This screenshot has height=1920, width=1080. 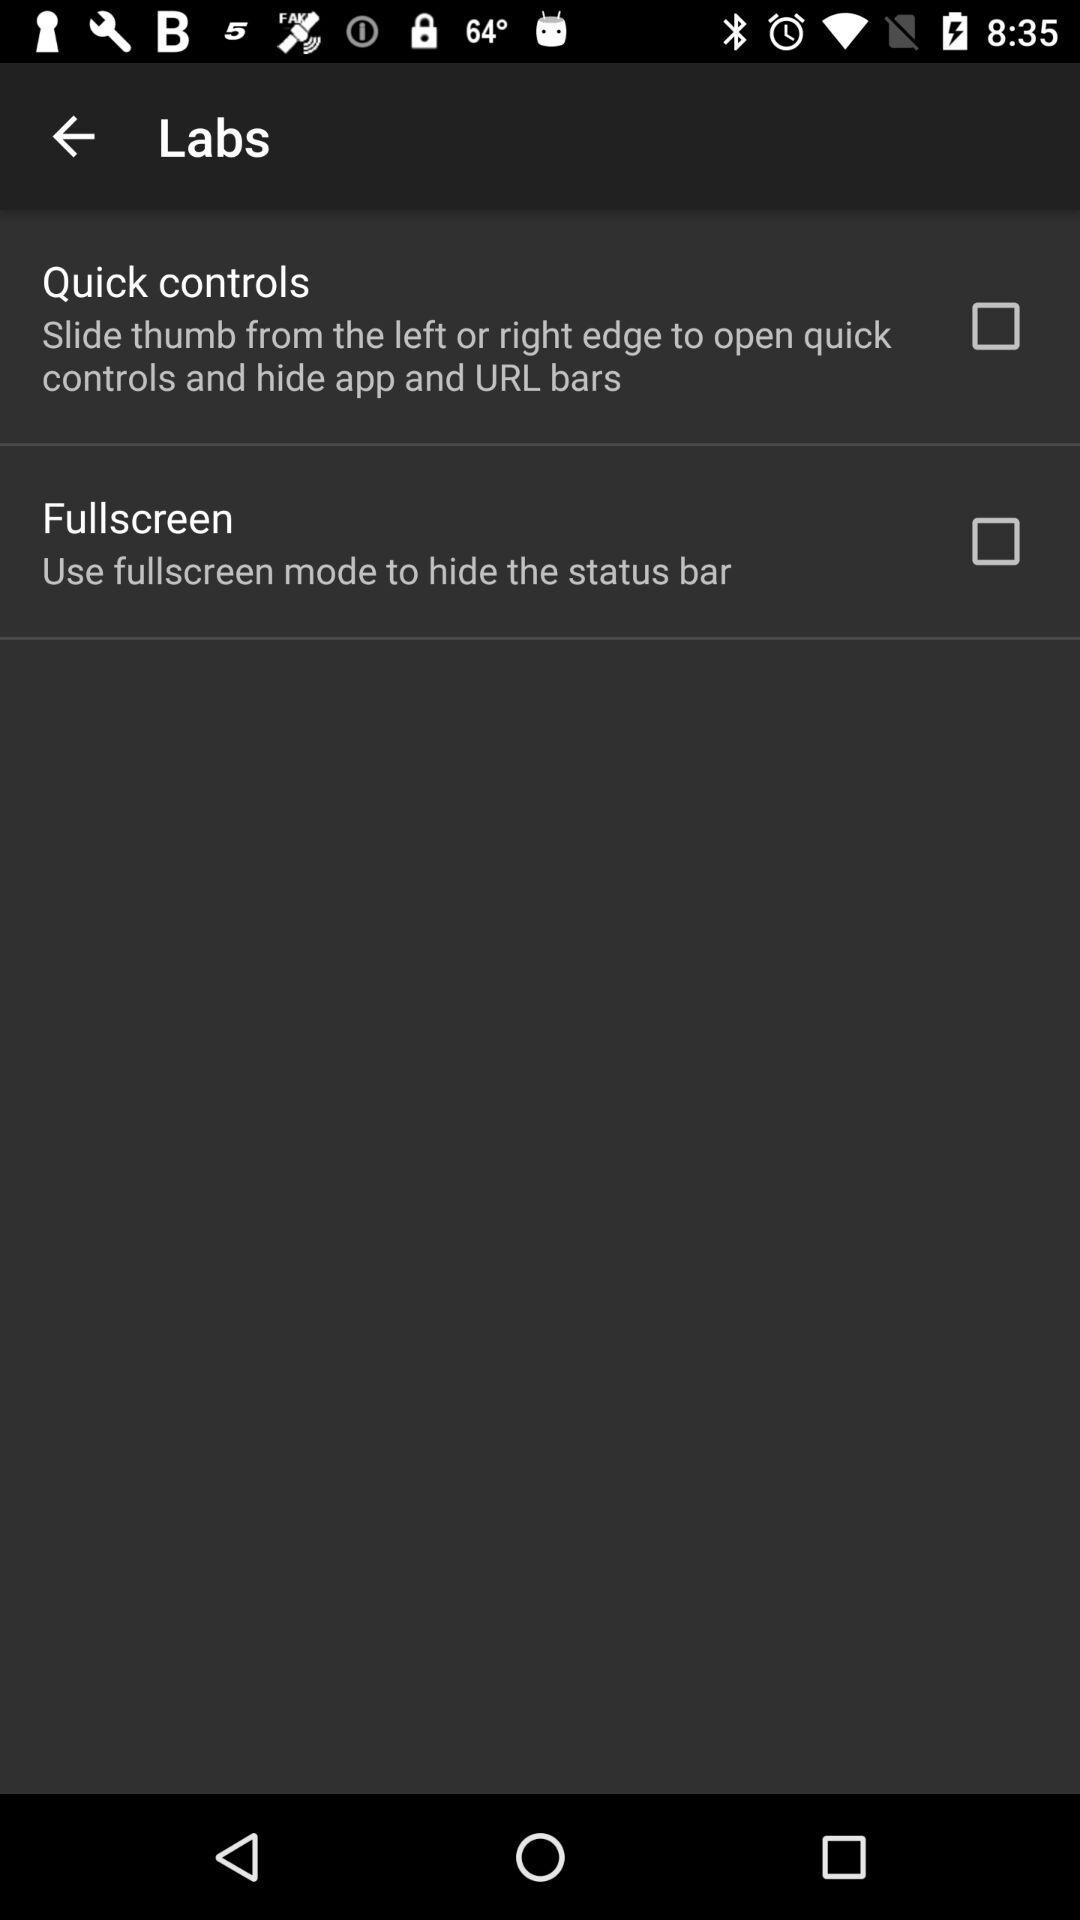 What do you see at coordinates (477, 355) in the screenshot?
I see `the slide thumb from icon` at bounding box center [477, 355].